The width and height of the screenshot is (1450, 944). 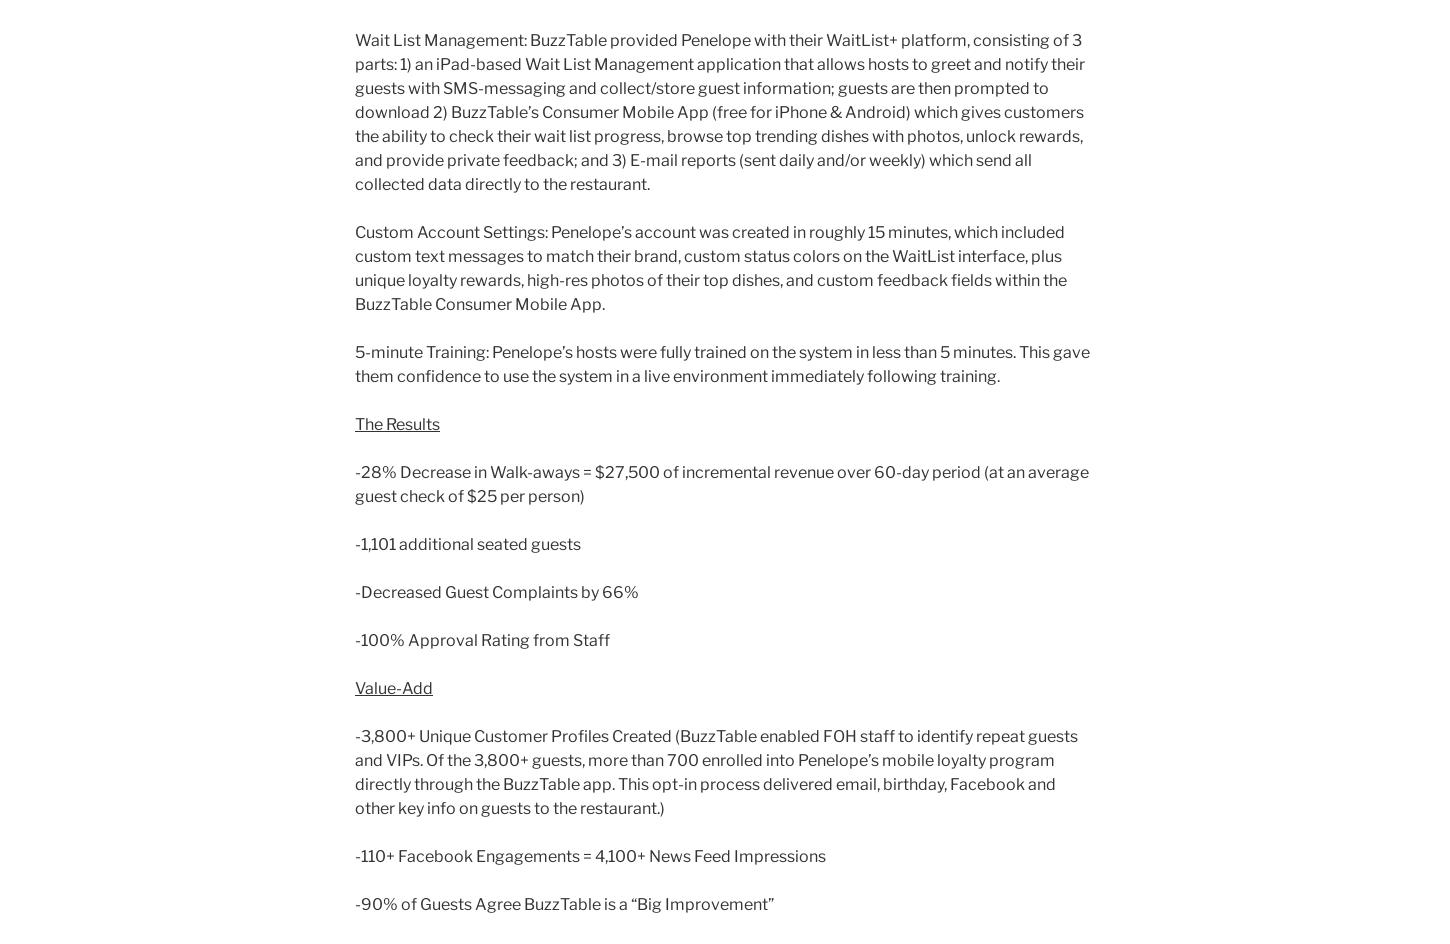 What do you see at coordinates (720, 484) in the screenshot?
I see `'-28% Decrease in Walk-aways = $27,500 of incremental revenue over 60-day period (at an average guest check of $25 per person)'` at bounding box center [720, 484].